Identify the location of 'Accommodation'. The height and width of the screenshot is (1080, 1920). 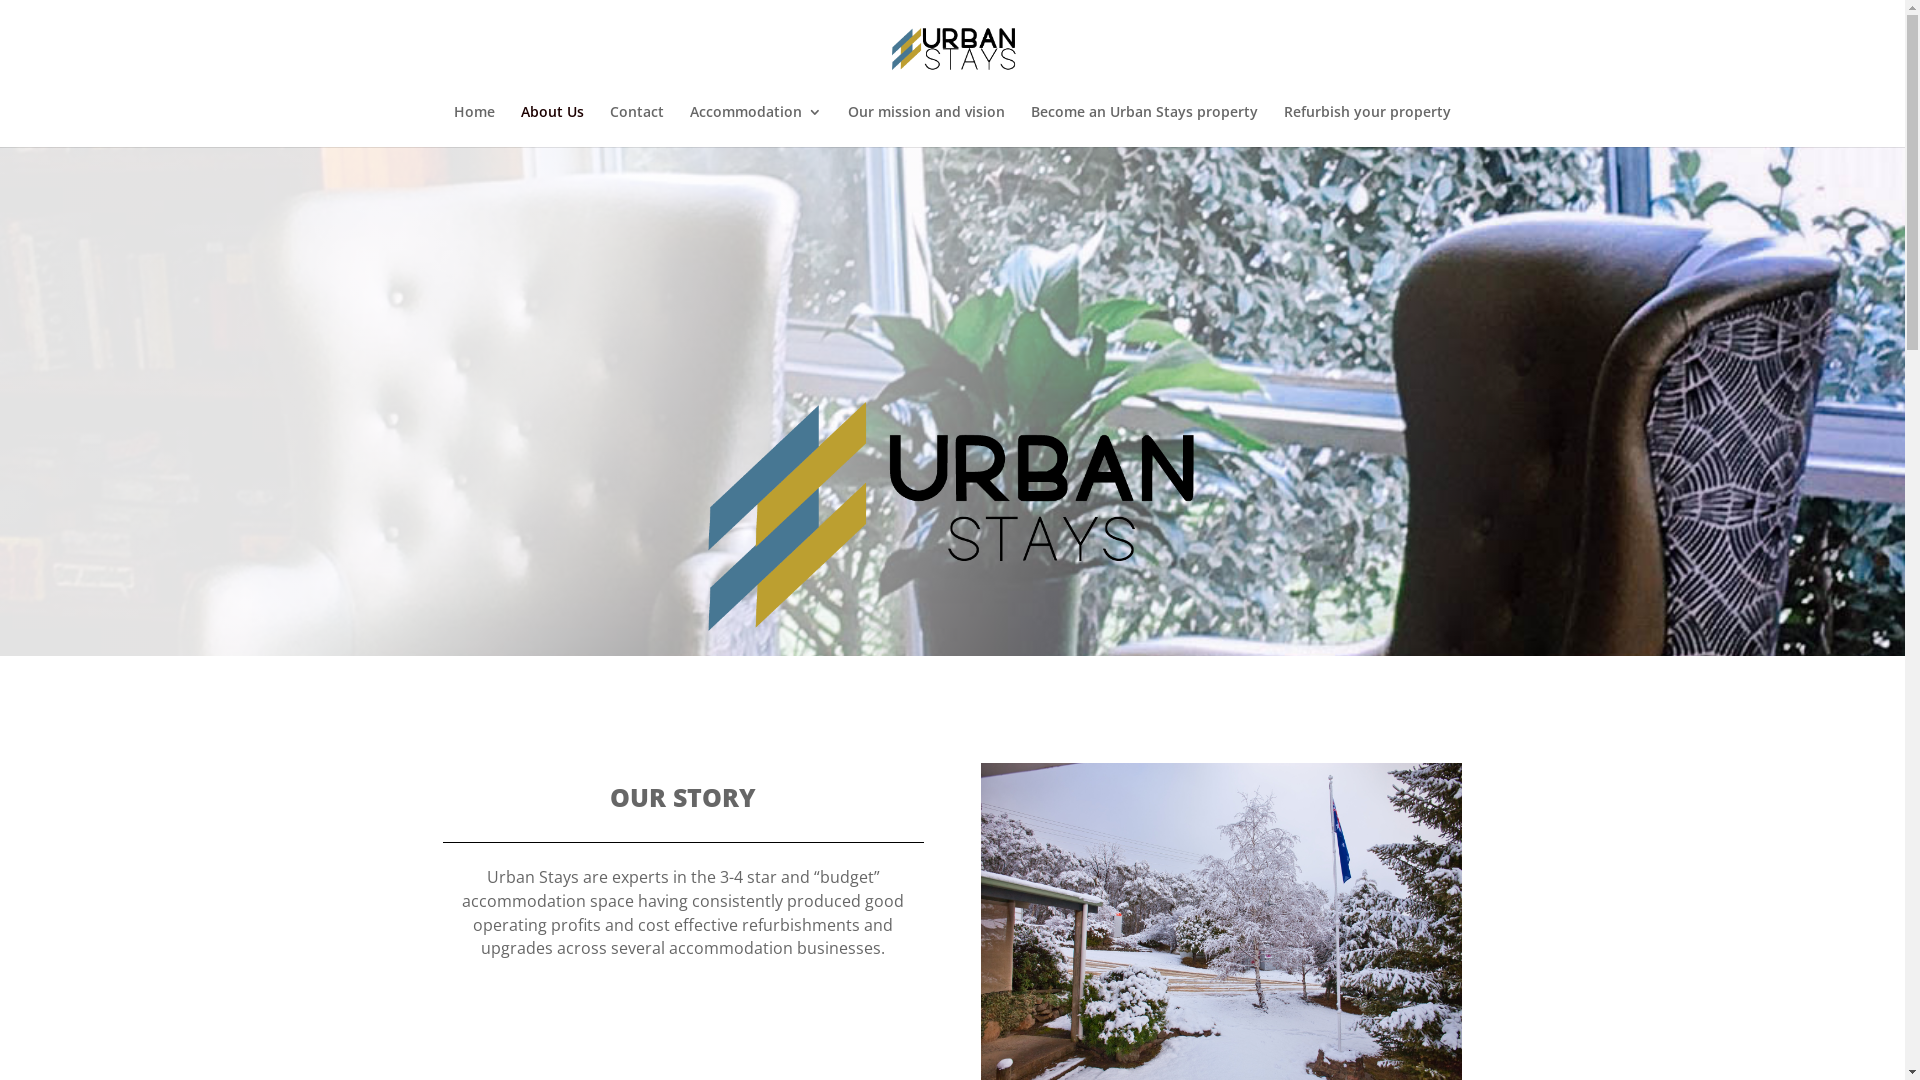
(754, 126).